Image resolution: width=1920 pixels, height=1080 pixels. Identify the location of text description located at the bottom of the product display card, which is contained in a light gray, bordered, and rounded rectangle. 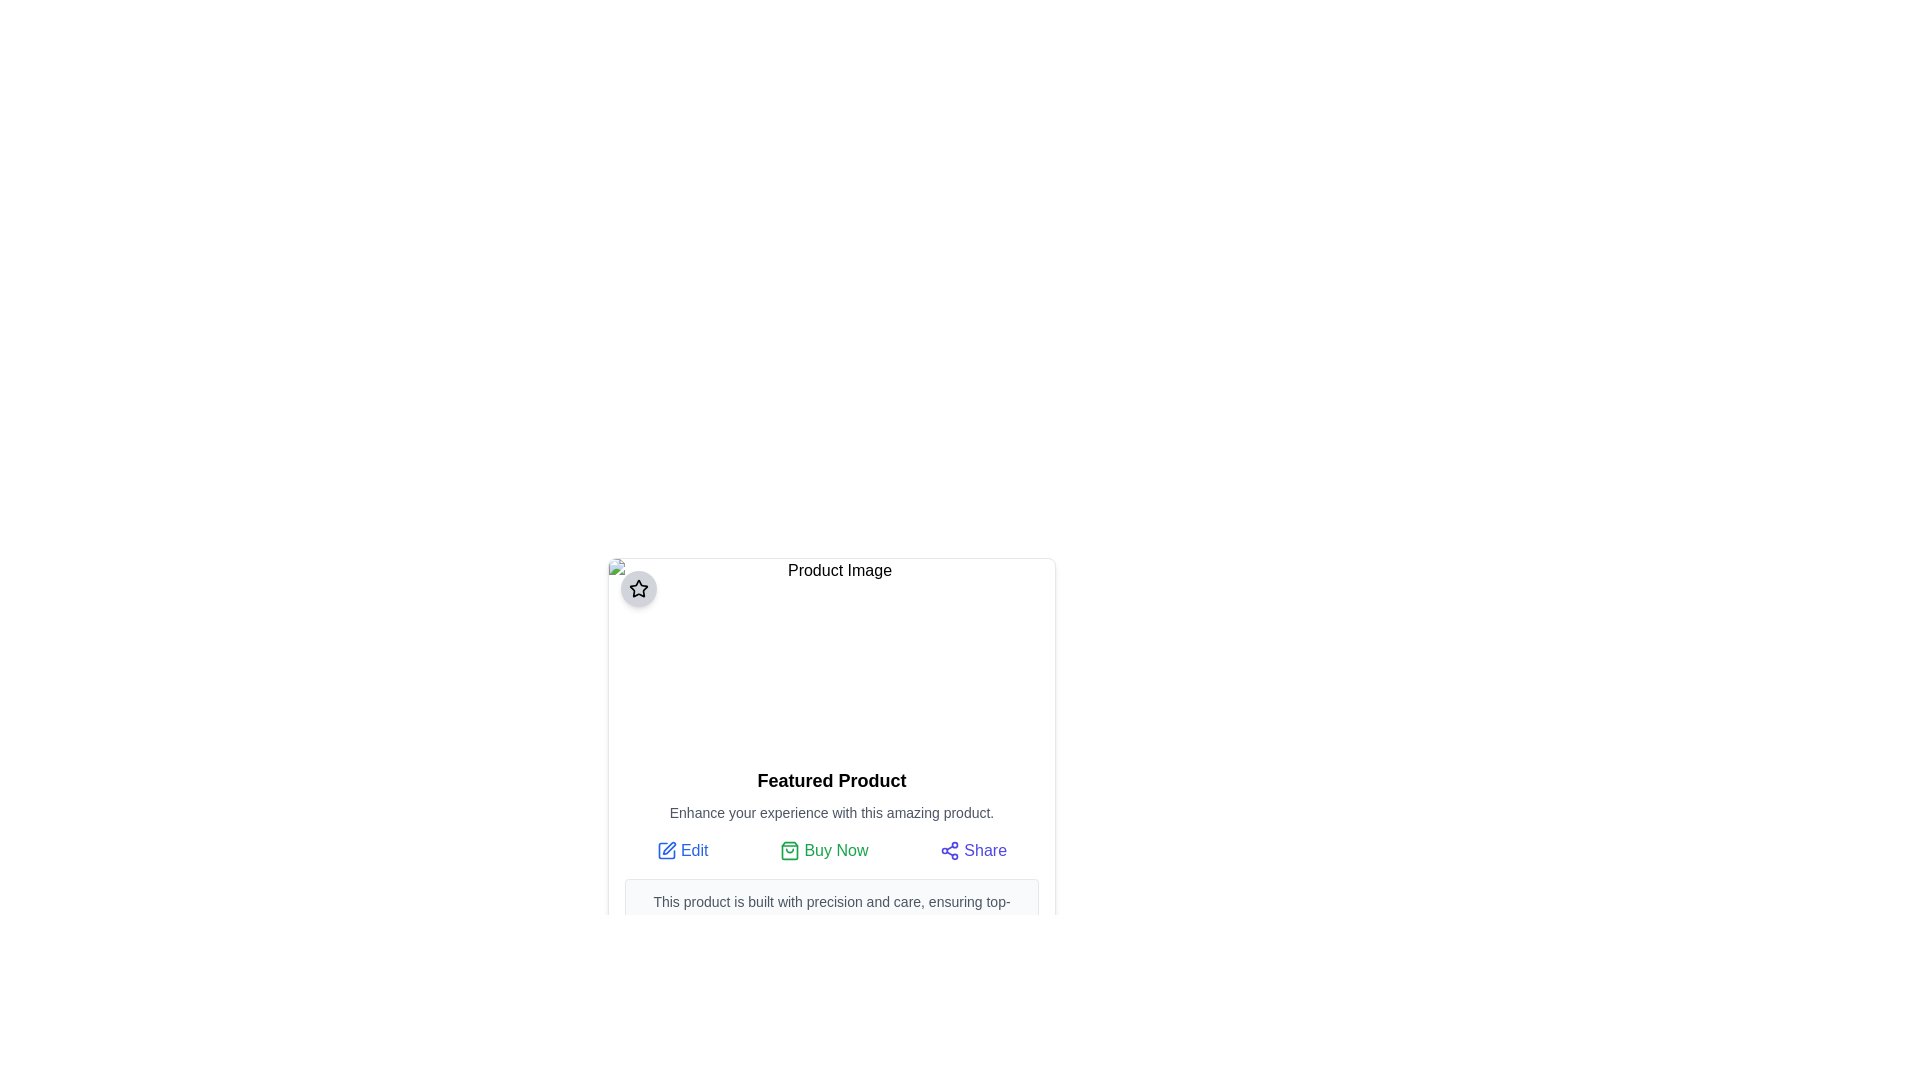
(831, 911).